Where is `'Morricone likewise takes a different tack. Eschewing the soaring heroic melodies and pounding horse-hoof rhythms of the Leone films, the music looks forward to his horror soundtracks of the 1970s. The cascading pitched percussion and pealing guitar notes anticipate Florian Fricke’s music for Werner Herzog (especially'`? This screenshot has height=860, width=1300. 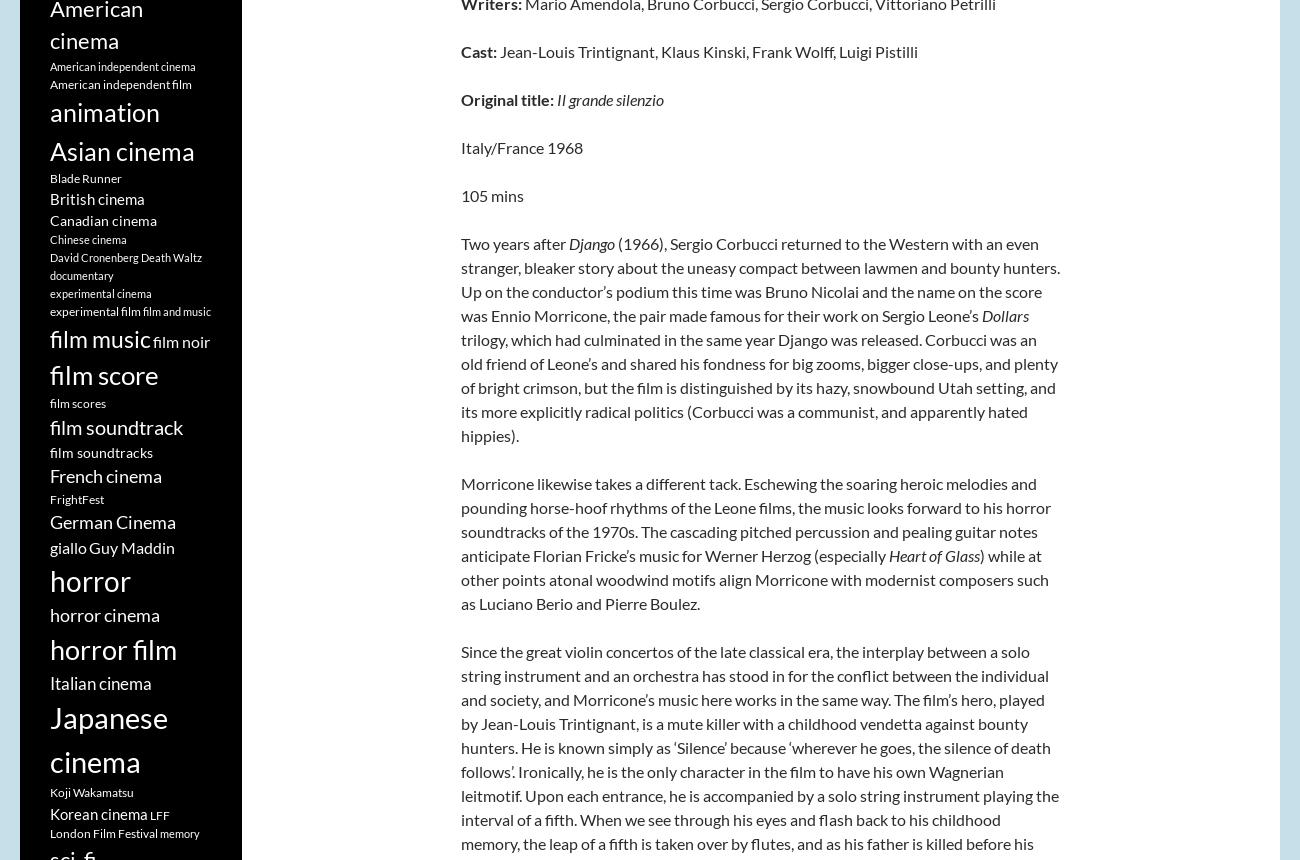 'Morricone likewise takes a different tack. Eschewing the soaring heroic melodies and pounding horse-hoof rhythms of the Leone films, the music looks forward to his horror soundtracks of the 1970s. The cascading pitched percussion and pealing guitar notes anticipate Florian Fricke’s music for Werner Herzog (especially' is located at coordinates (755, 518).